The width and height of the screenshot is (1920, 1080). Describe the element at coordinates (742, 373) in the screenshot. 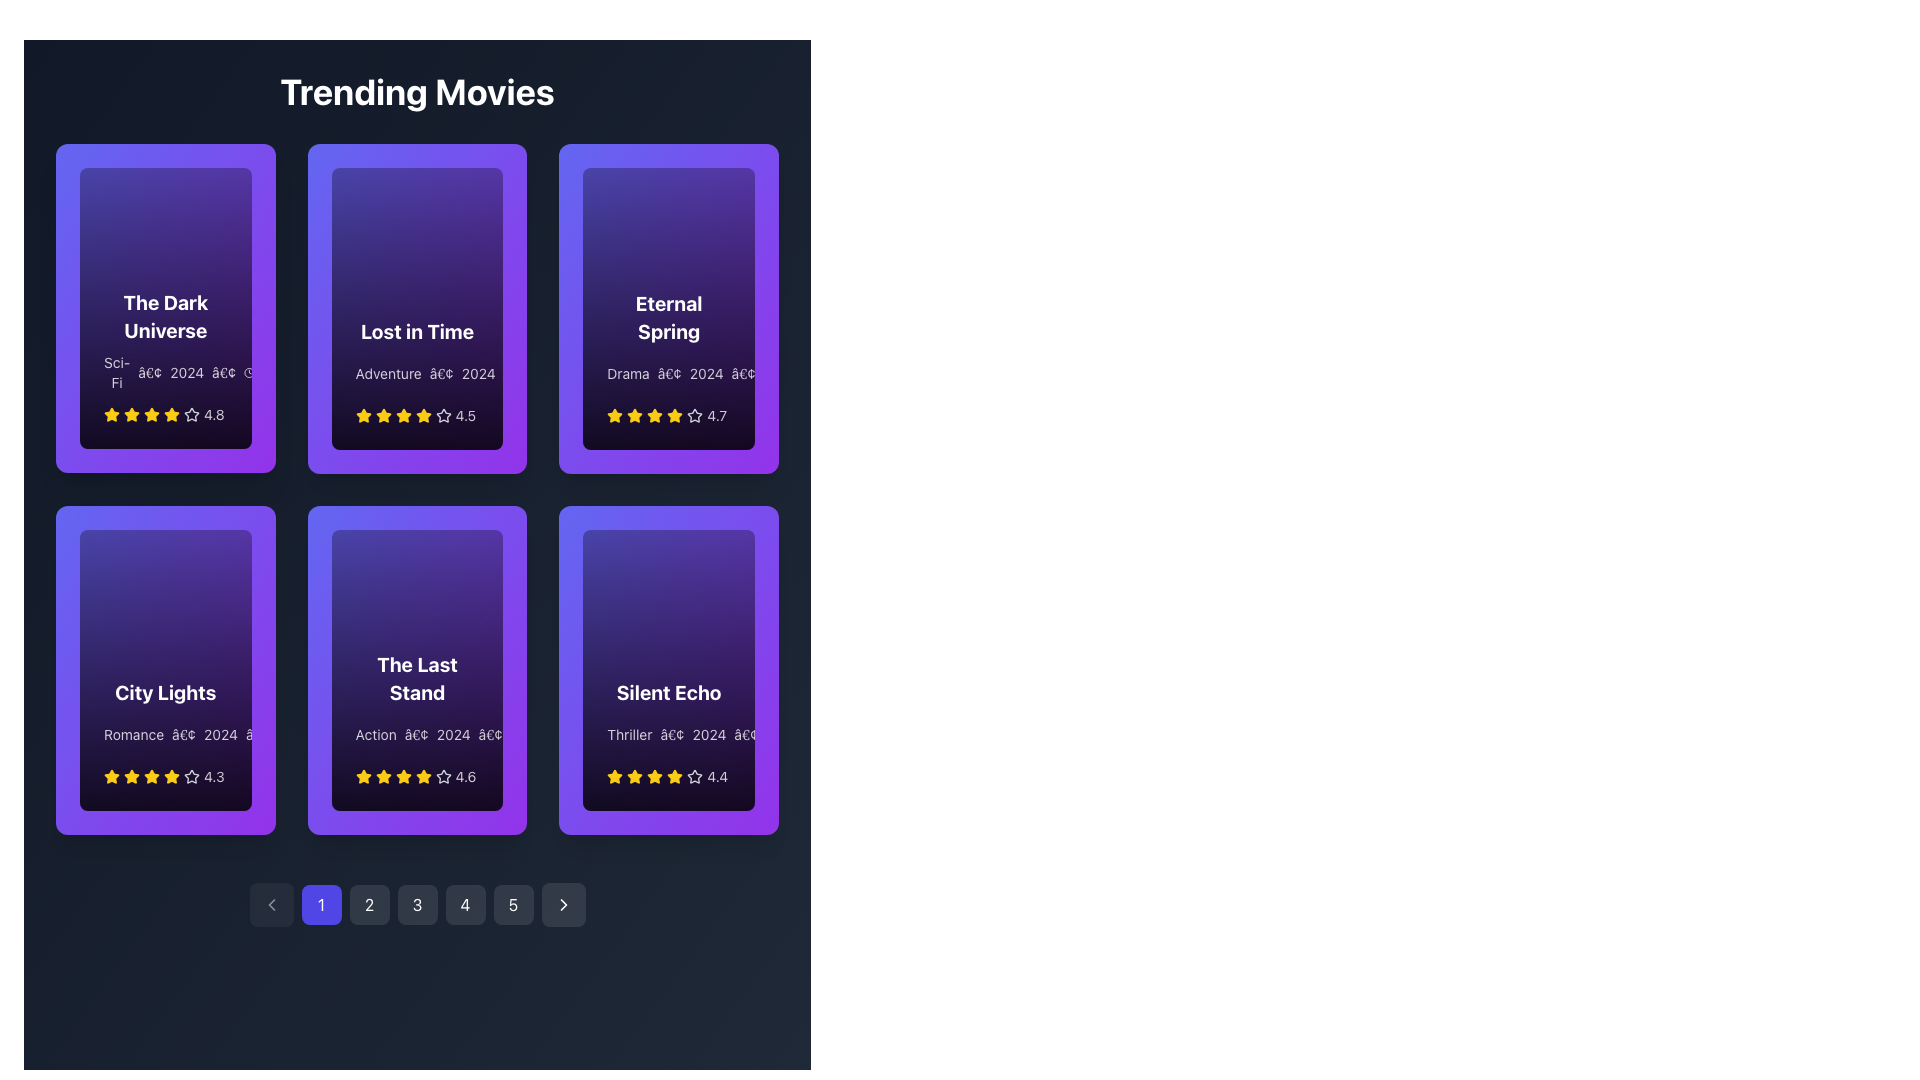

I see `the textual bullet character located between '2024' and '2h 05m' under the 'Eternal Spring' movie card in the third column of the grid layout` at that location.